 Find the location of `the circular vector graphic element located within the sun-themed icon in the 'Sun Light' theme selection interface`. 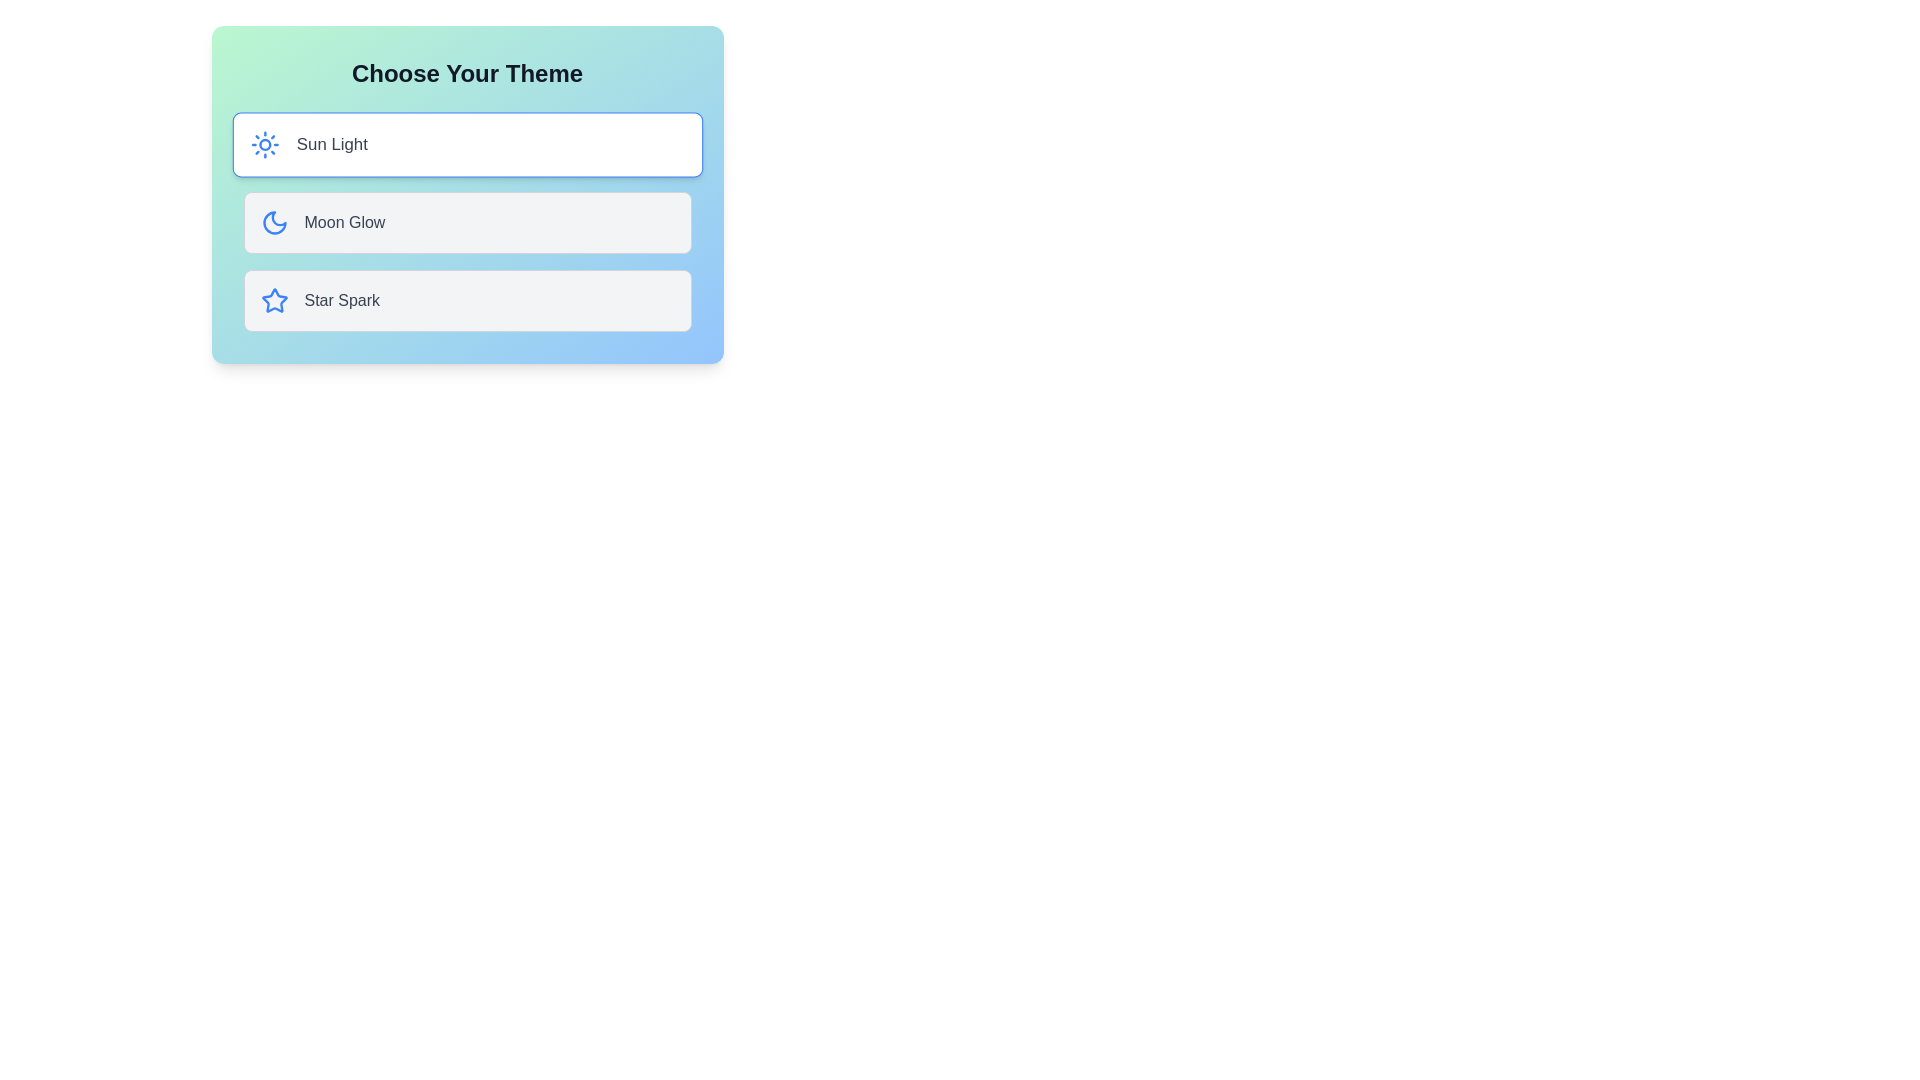

the circular vector graphic element located within the sun-themed icon in the 'Sun Light' theme selection interface is located at coordinates (263, 144).